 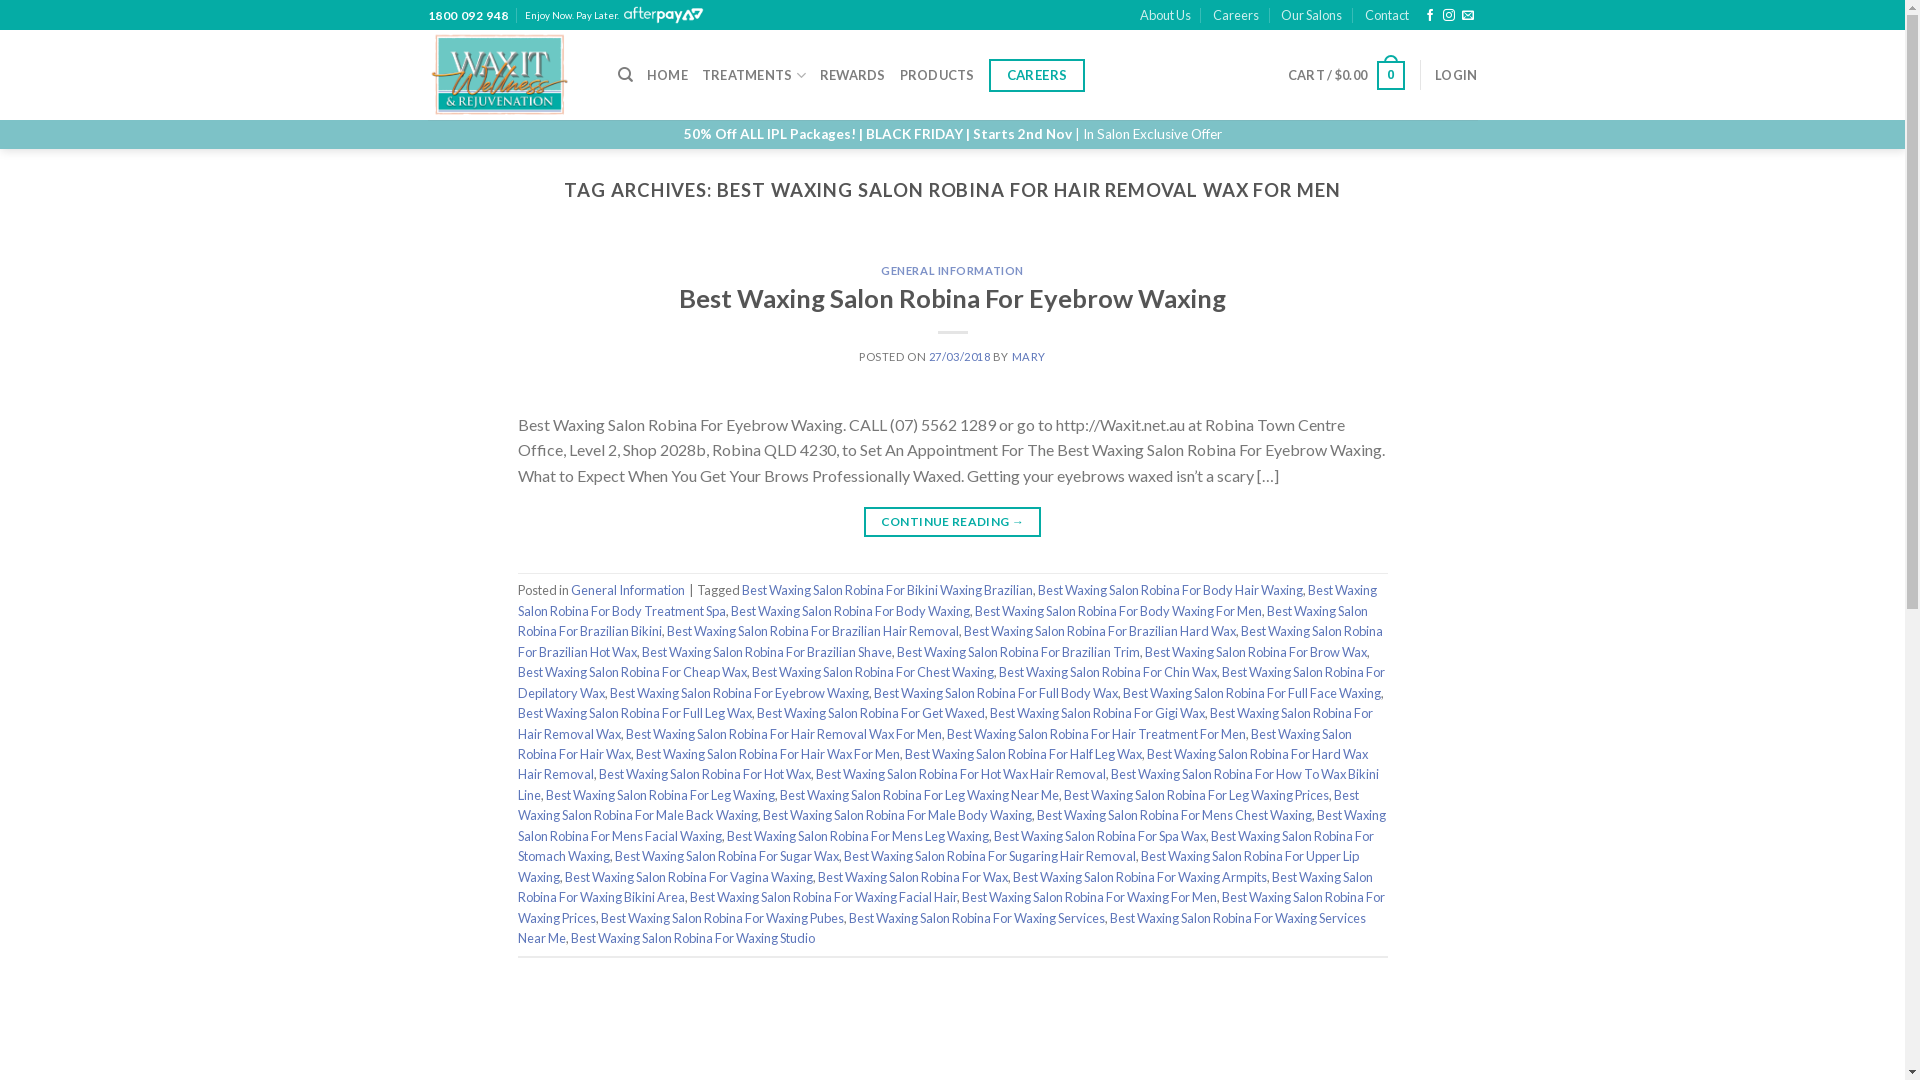 What do you see at coordinates (518, 804) in the screenshot?
I see `'Best Waxing Salon Robina For Male Back Waxing'` at bounding box center [518, 804].